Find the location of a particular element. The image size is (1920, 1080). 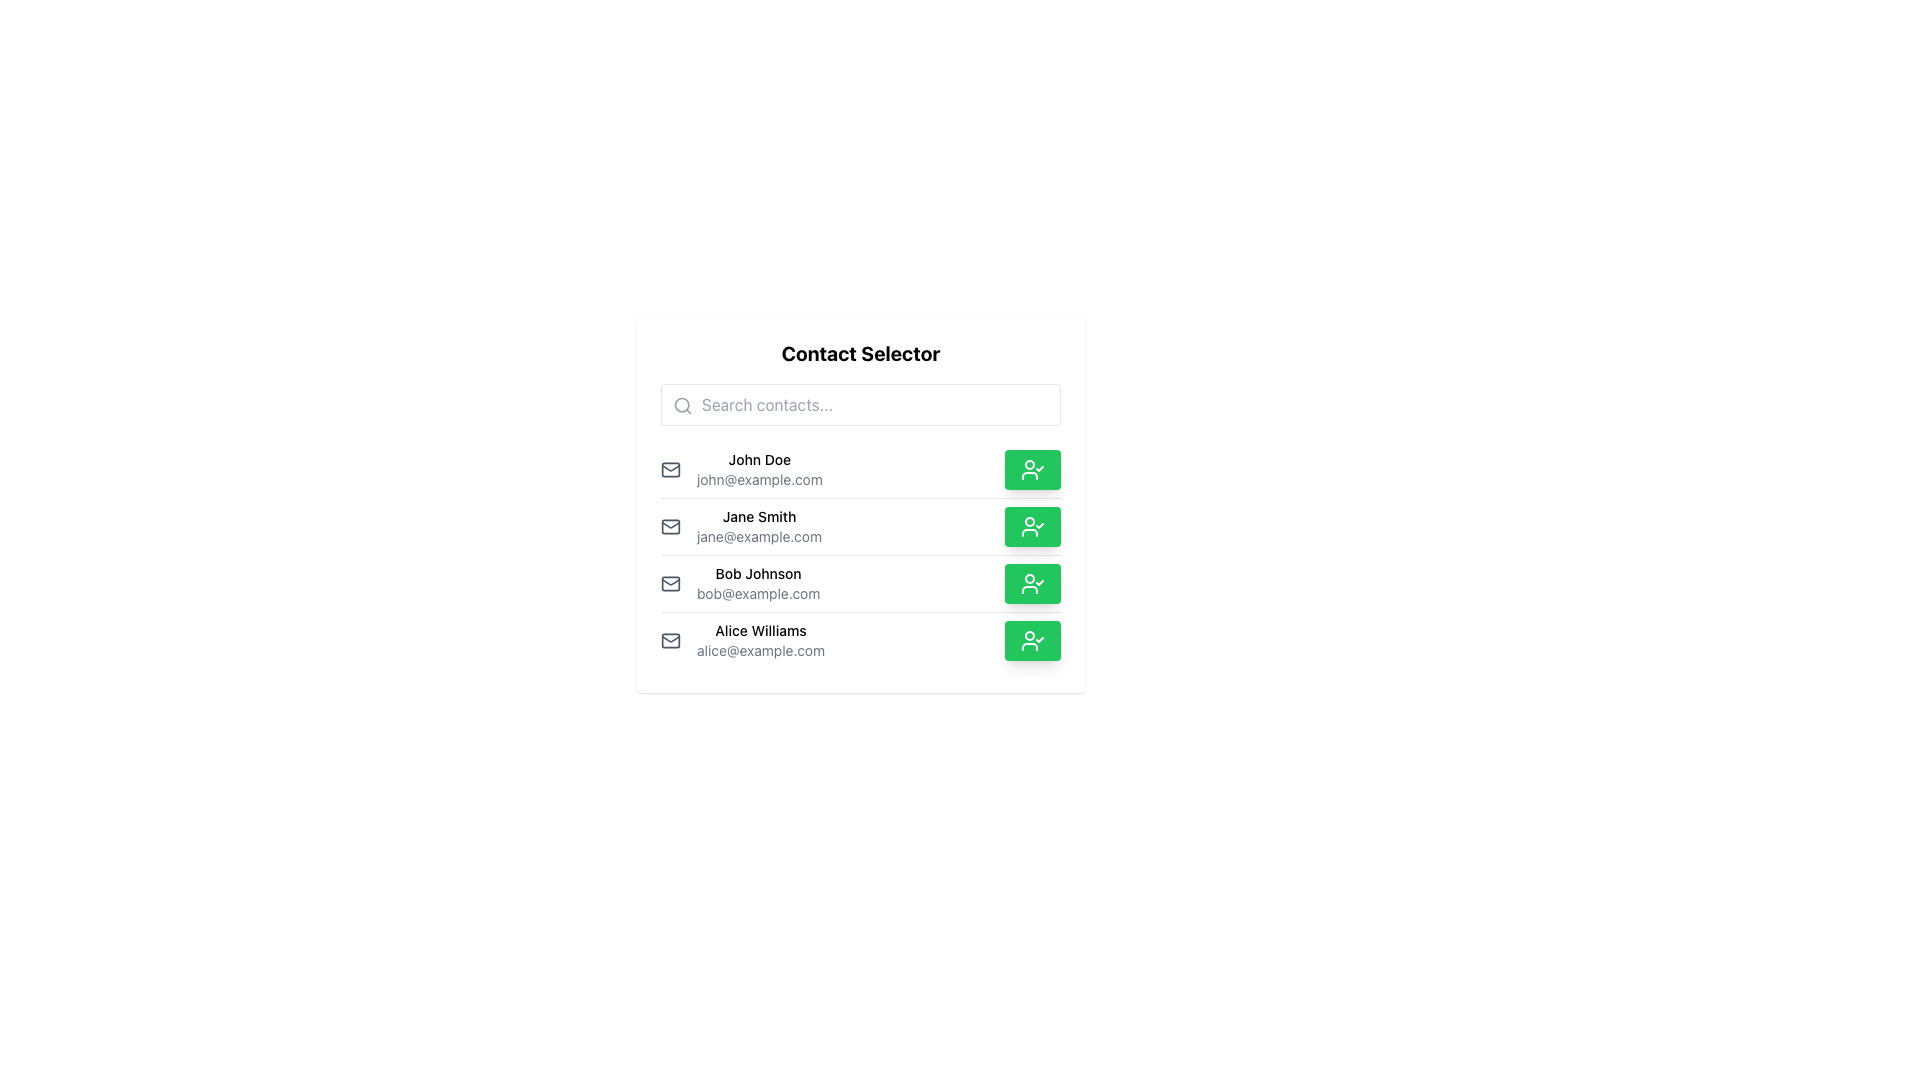

the contact list item labeled 'Bob Johnson' is located at coordinates (860, 582).